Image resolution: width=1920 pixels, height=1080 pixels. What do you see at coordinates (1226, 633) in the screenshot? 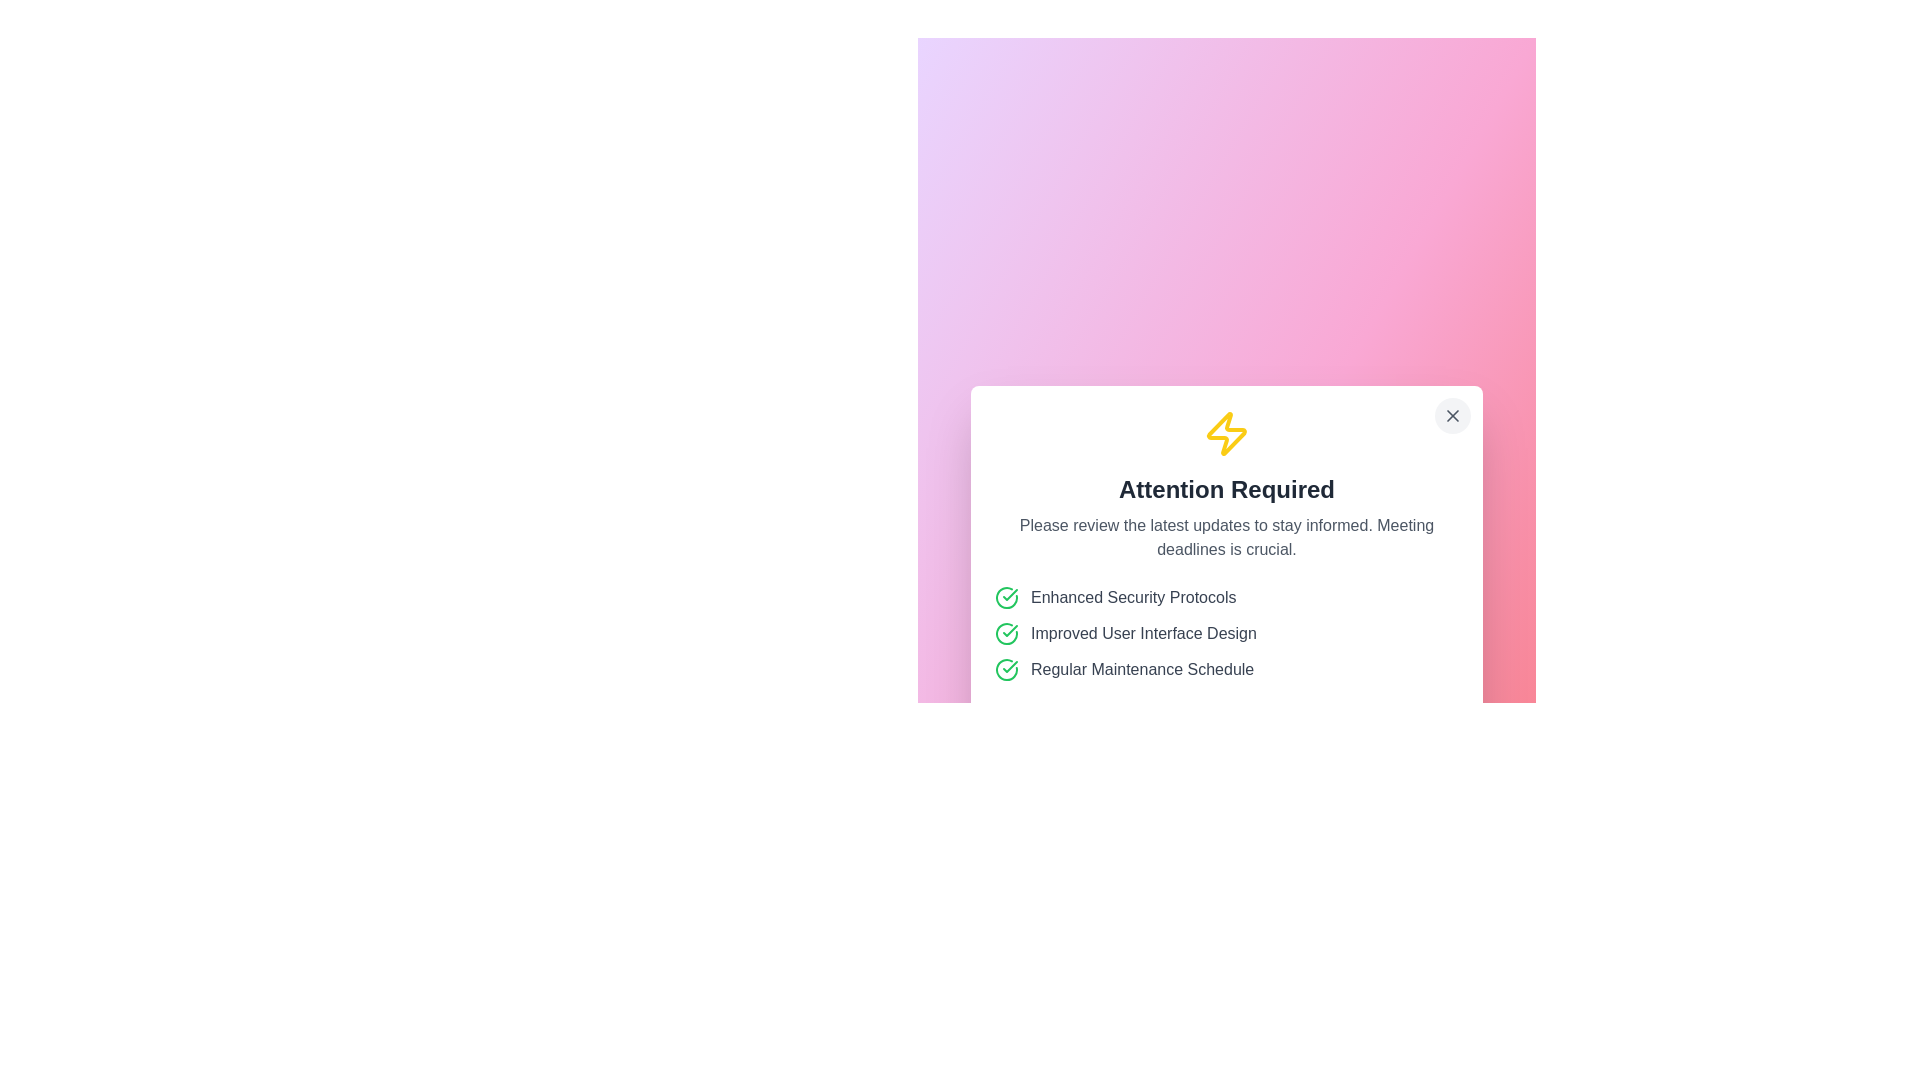
I see `the green circular checkmark icon of the second list item, 'Improved User Interface Design'` at bounding box center [1226, 633].